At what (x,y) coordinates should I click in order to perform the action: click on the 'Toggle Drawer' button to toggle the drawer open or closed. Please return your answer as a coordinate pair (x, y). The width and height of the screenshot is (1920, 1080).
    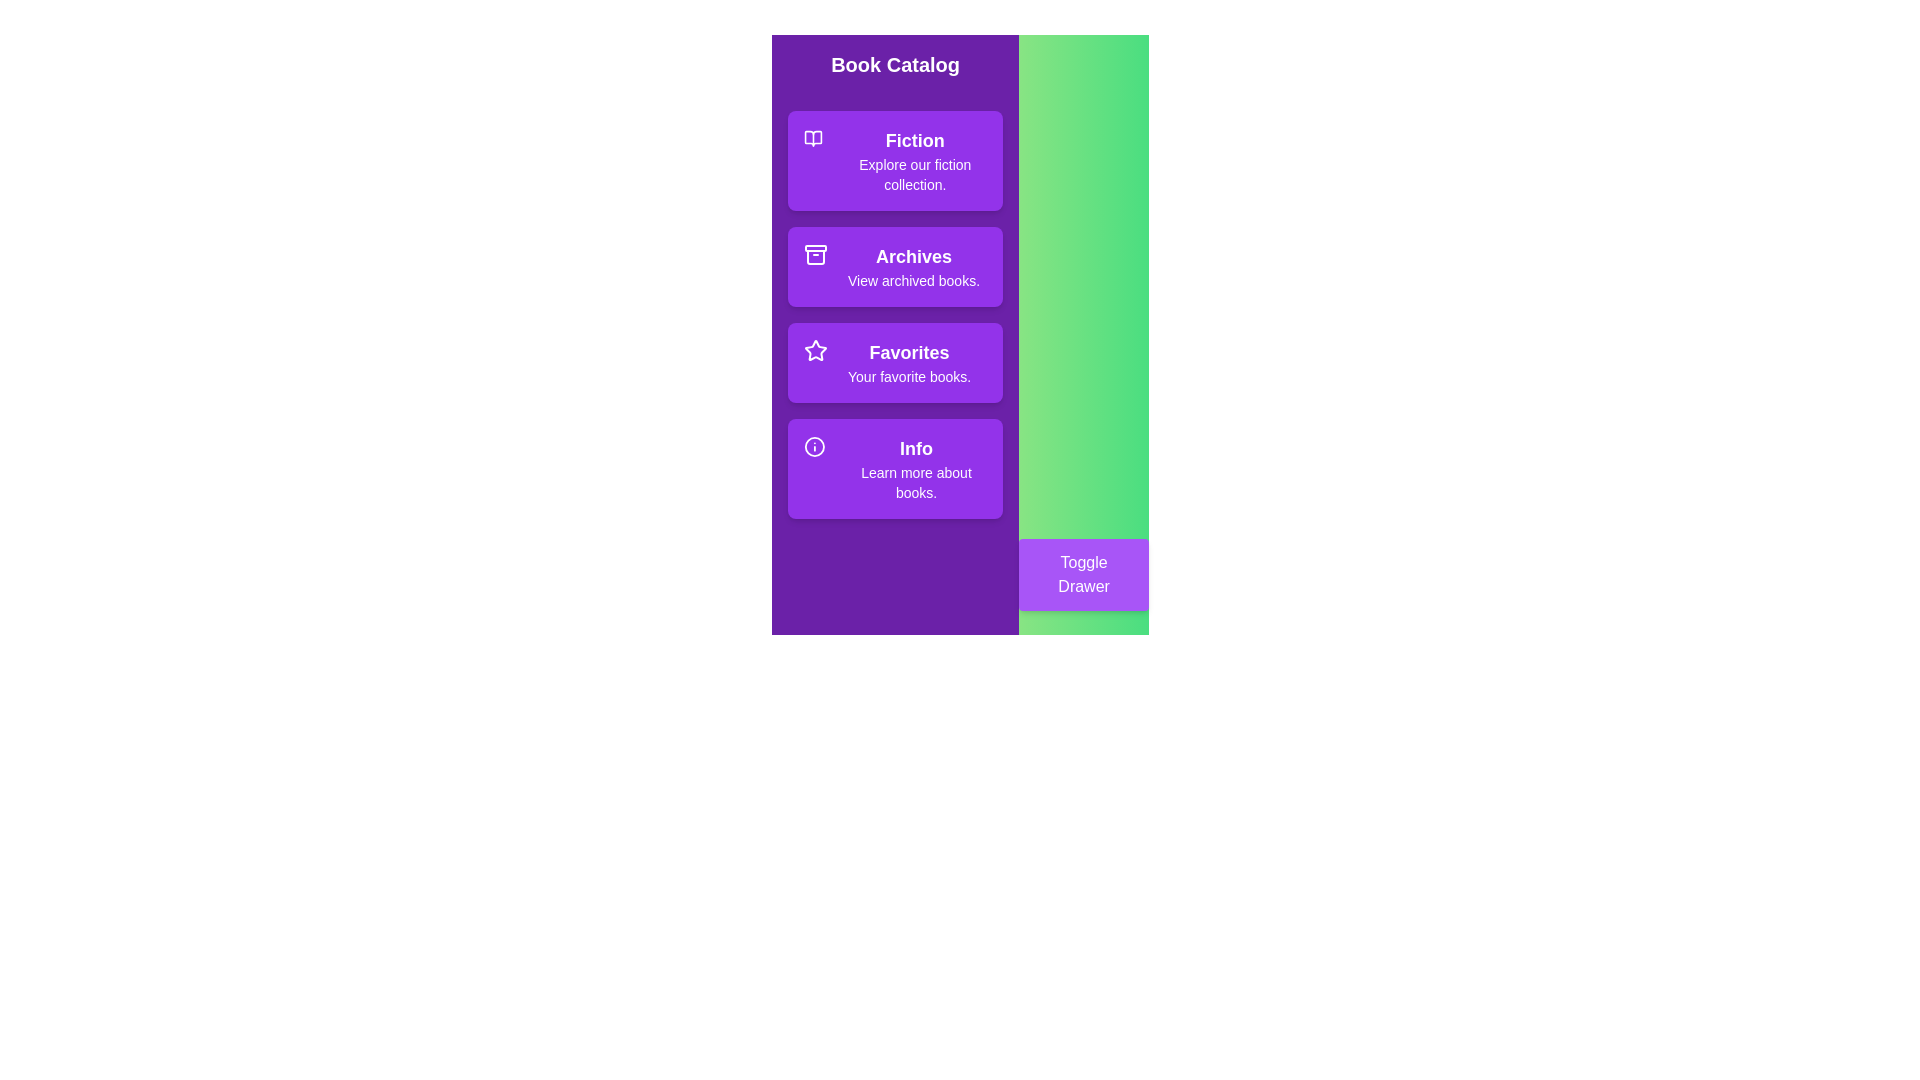
    Looking at the image, I should click on (1083, 574).